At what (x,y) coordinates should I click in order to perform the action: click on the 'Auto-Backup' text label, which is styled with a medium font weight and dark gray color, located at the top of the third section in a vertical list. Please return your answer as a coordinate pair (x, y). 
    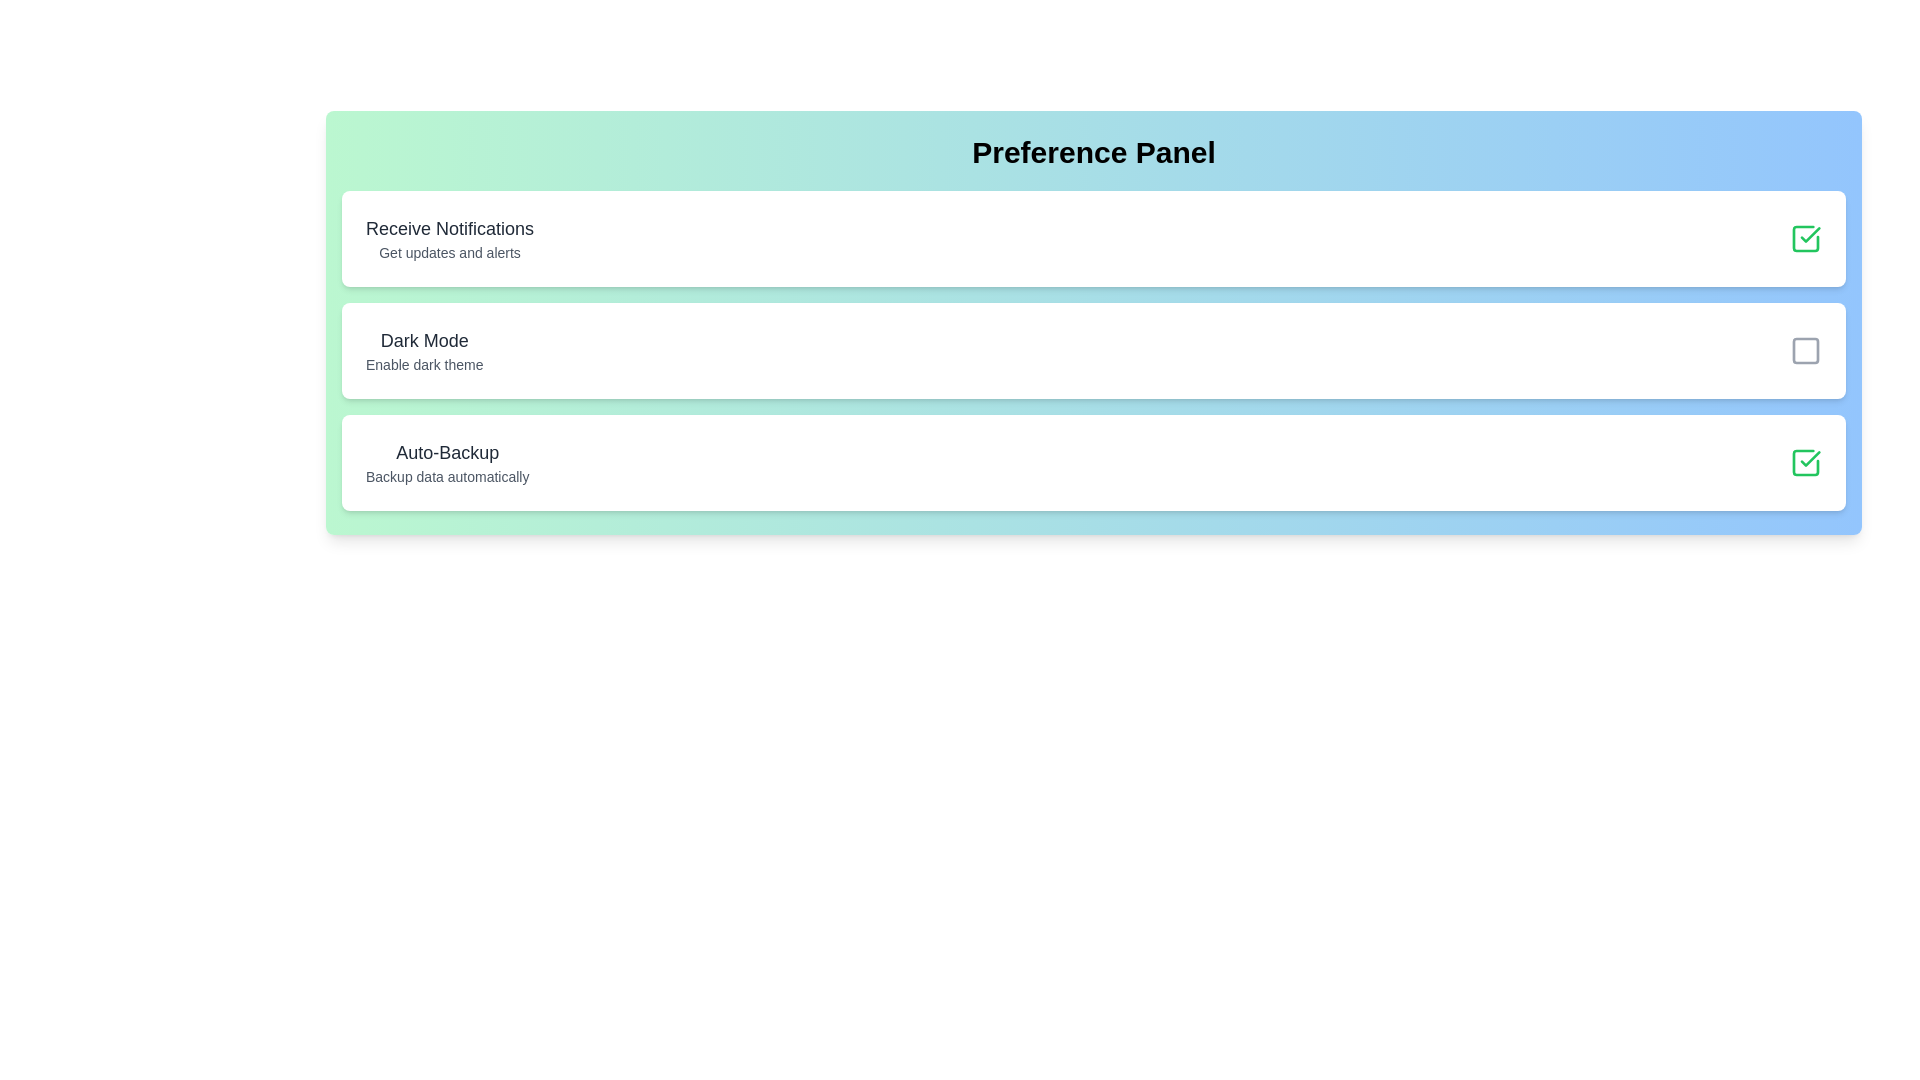
    Looking at the image, I should click on (446, 452).